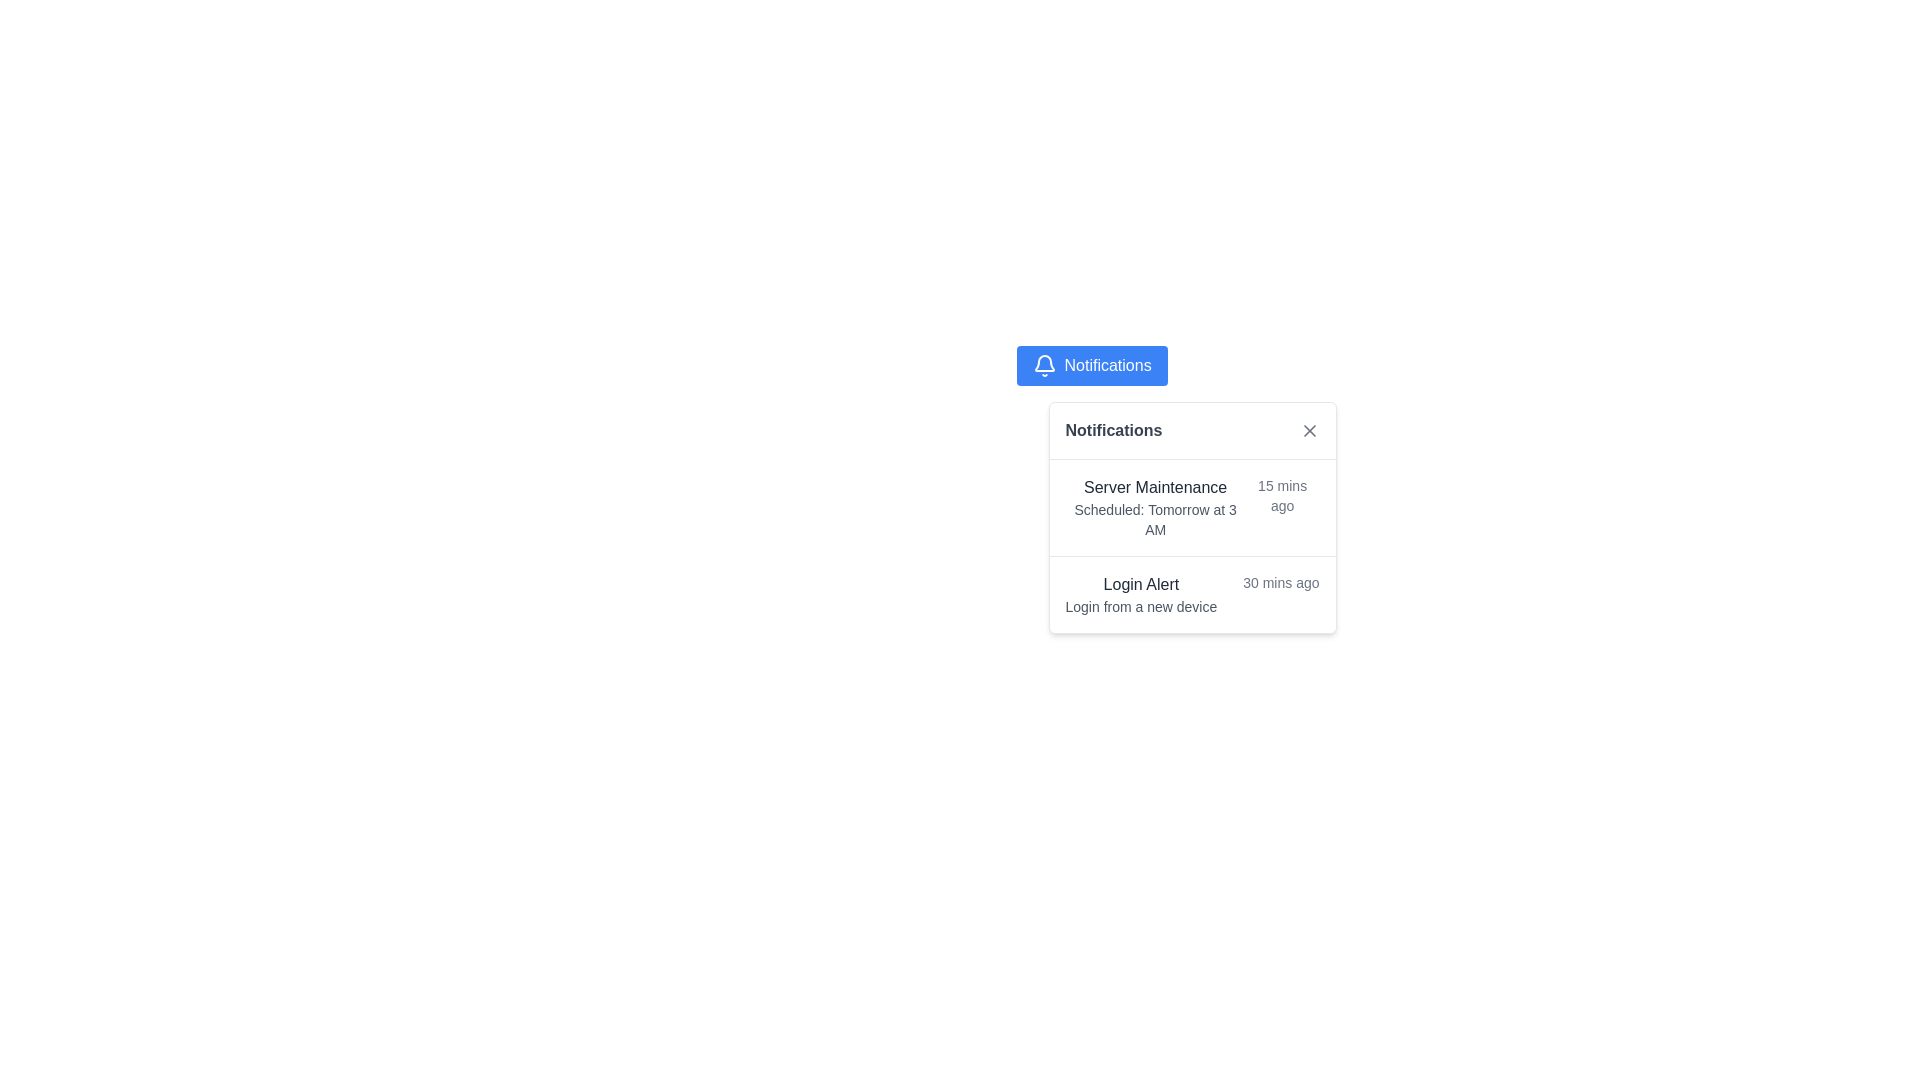  What do you see at coordinates (1155, 519) in the screenshot?
I see `the Text Label that provides detailed description or schedule information related to the notification 'Server Maintenance', located in the second row of the notification card` at bounding box center [1155, 519].